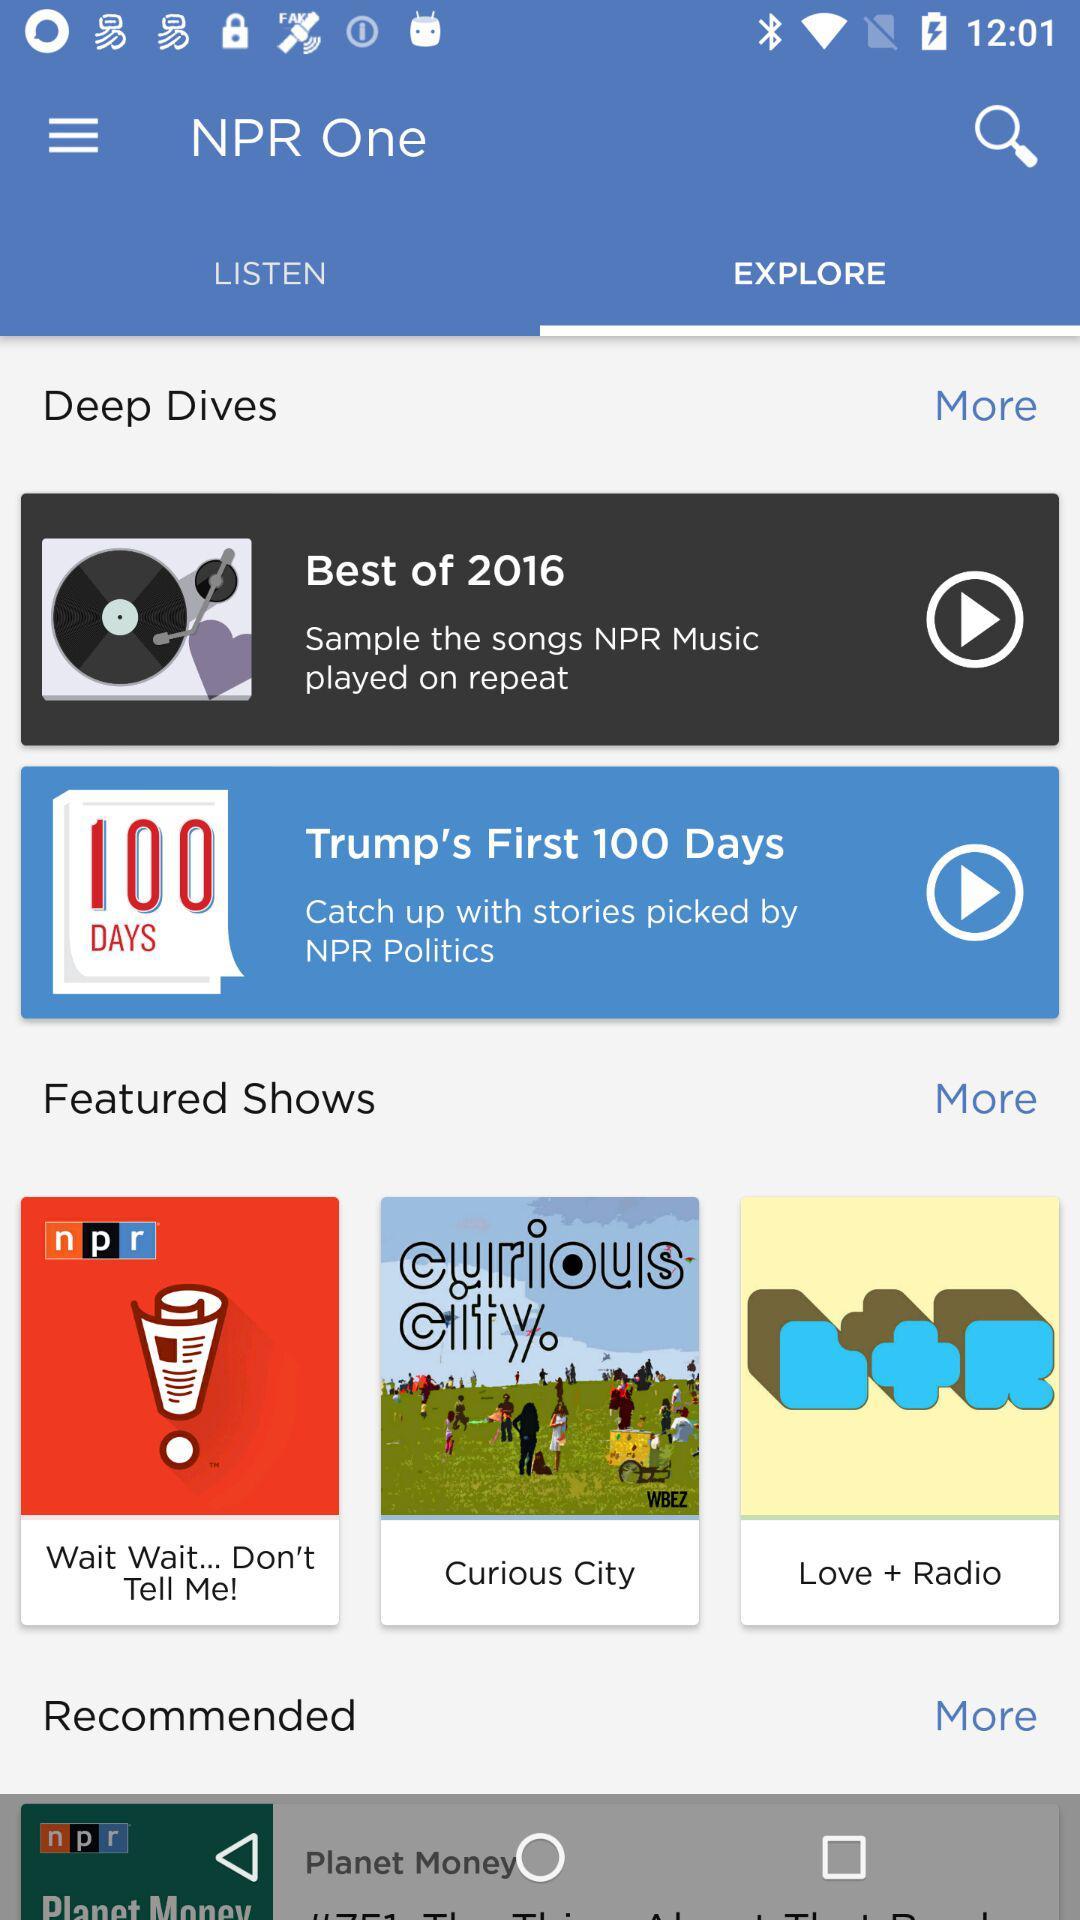 The image size is (1080, 1920). What do you see at coordinates (72, 135) in the screenshot?
I see `icon next to npr one item` at bounding box center [72, 135].